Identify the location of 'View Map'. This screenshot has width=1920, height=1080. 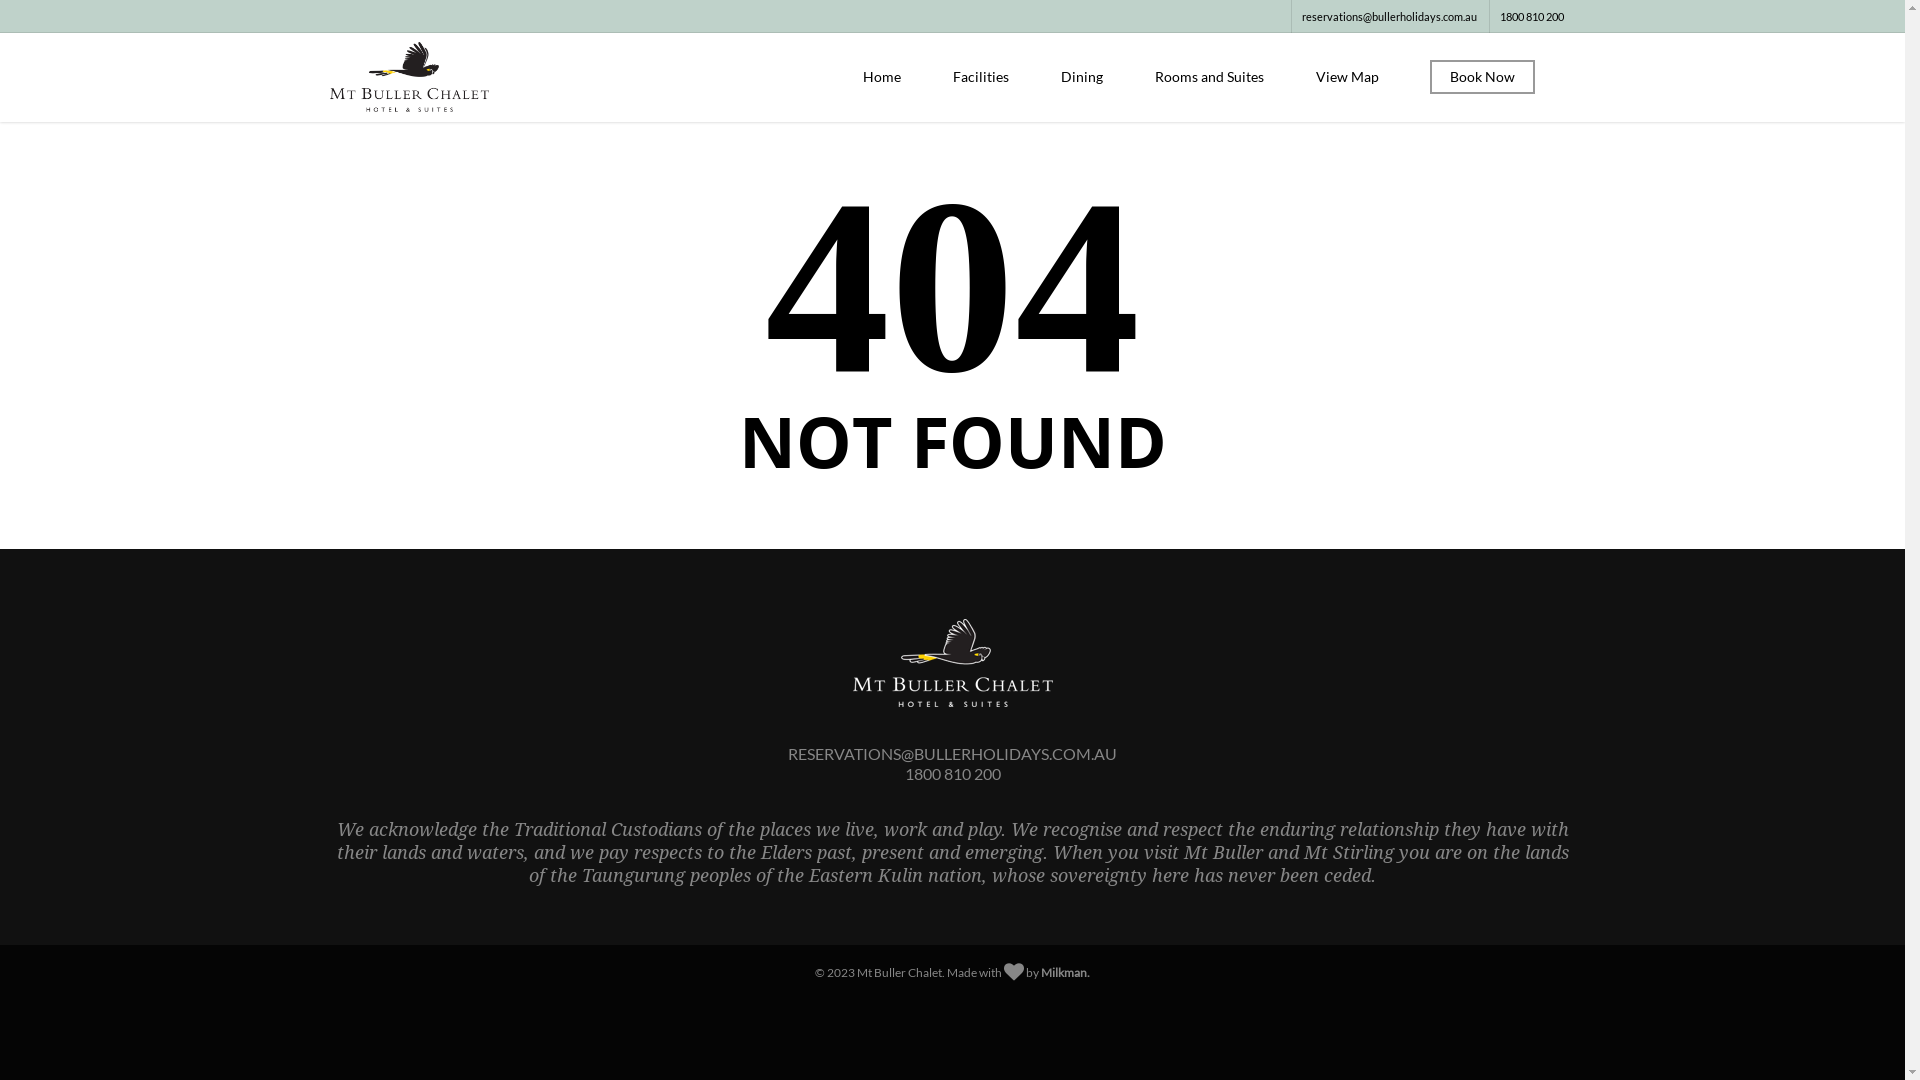
(1347, 80).